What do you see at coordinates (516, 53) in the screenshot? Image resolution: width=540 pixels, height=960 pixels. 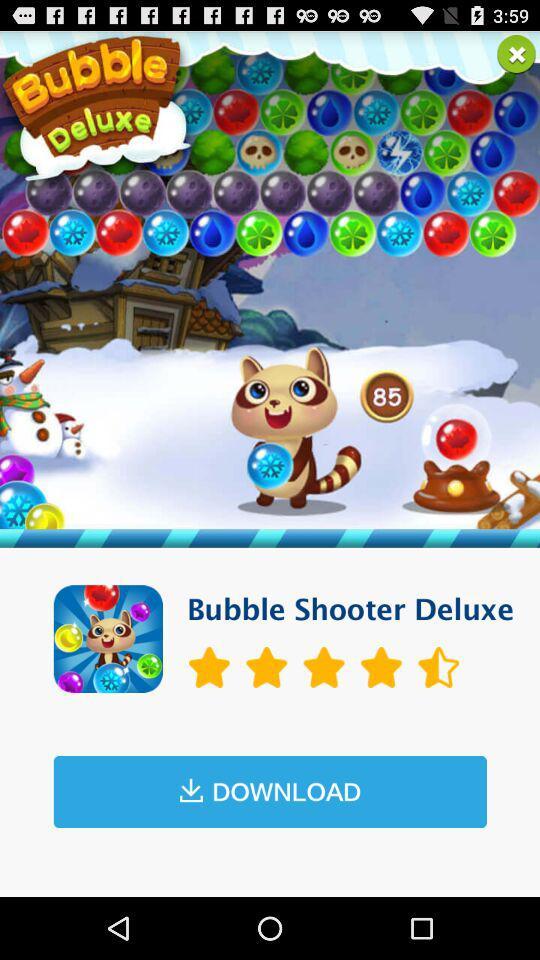 I see `item` at bounding box center [516, 53].